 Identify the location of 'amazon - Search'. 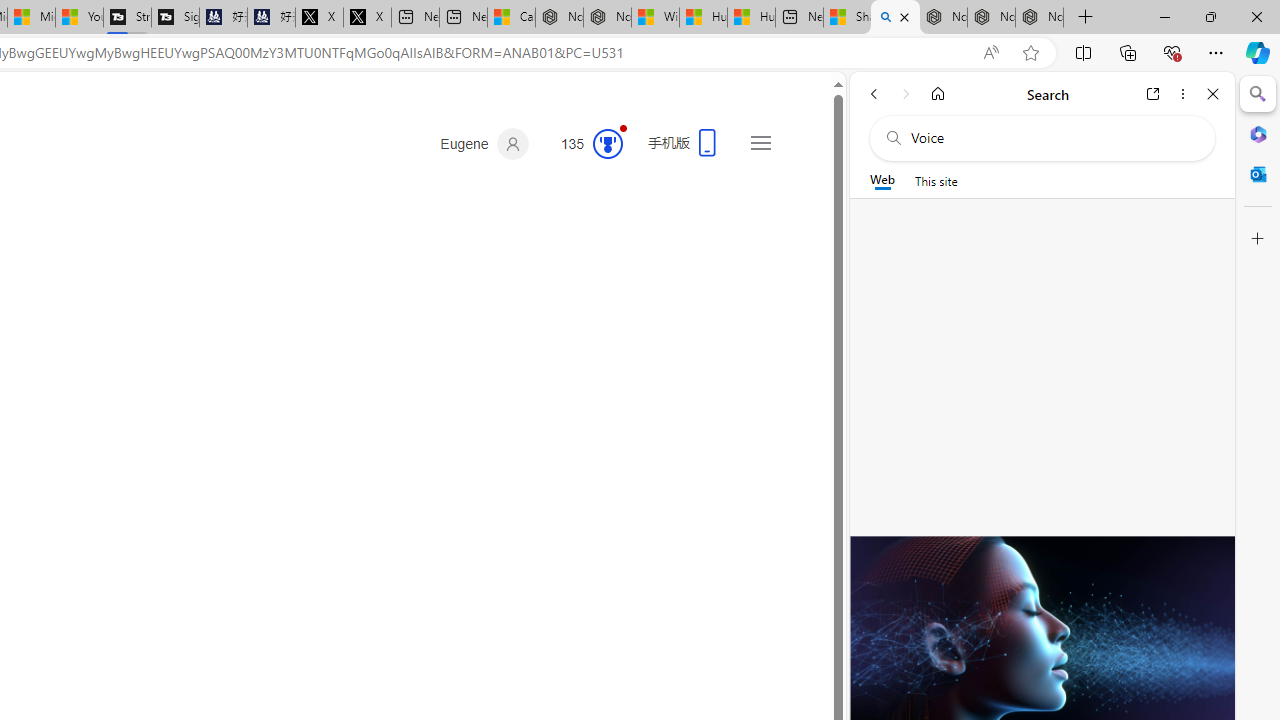
(894, 17).